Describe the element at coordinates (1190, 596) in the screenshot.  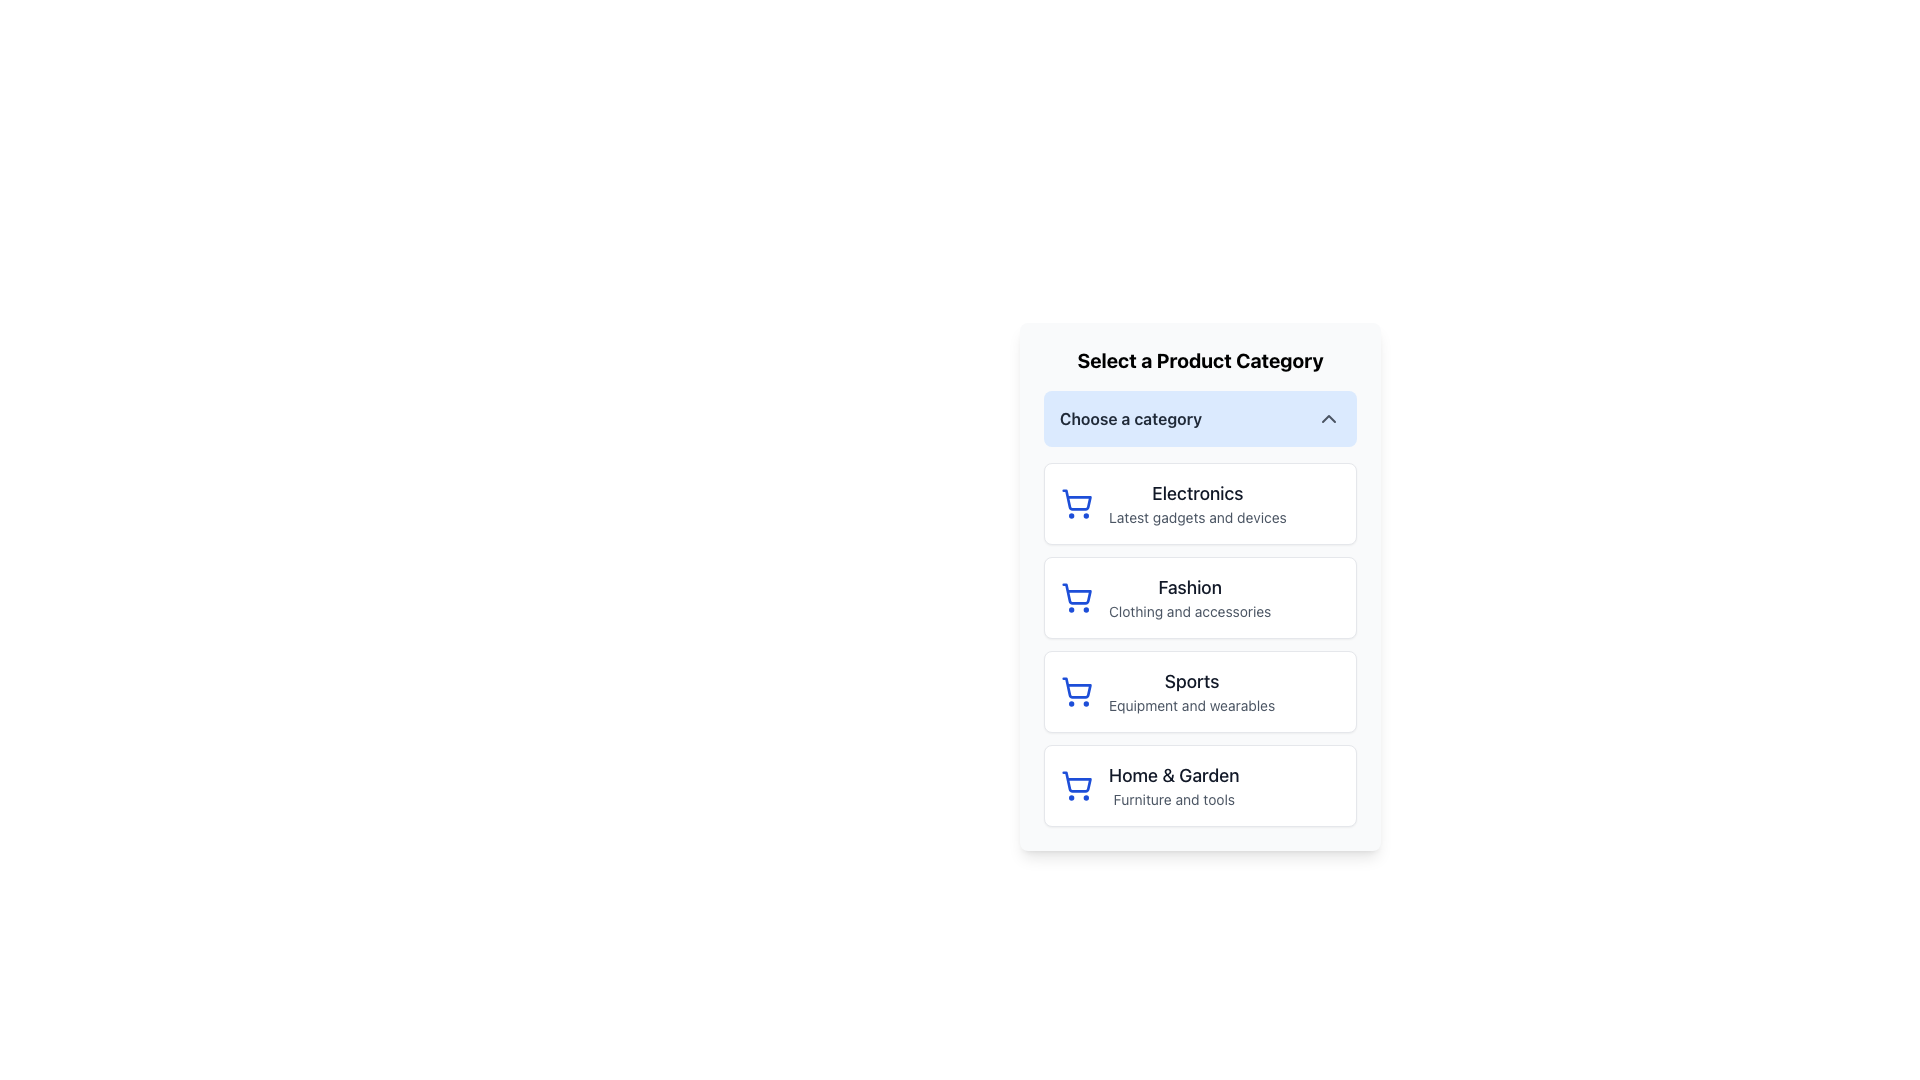
I see `the 'Fashion' text label, which is the second item in the vertical list of product categories` at that location.